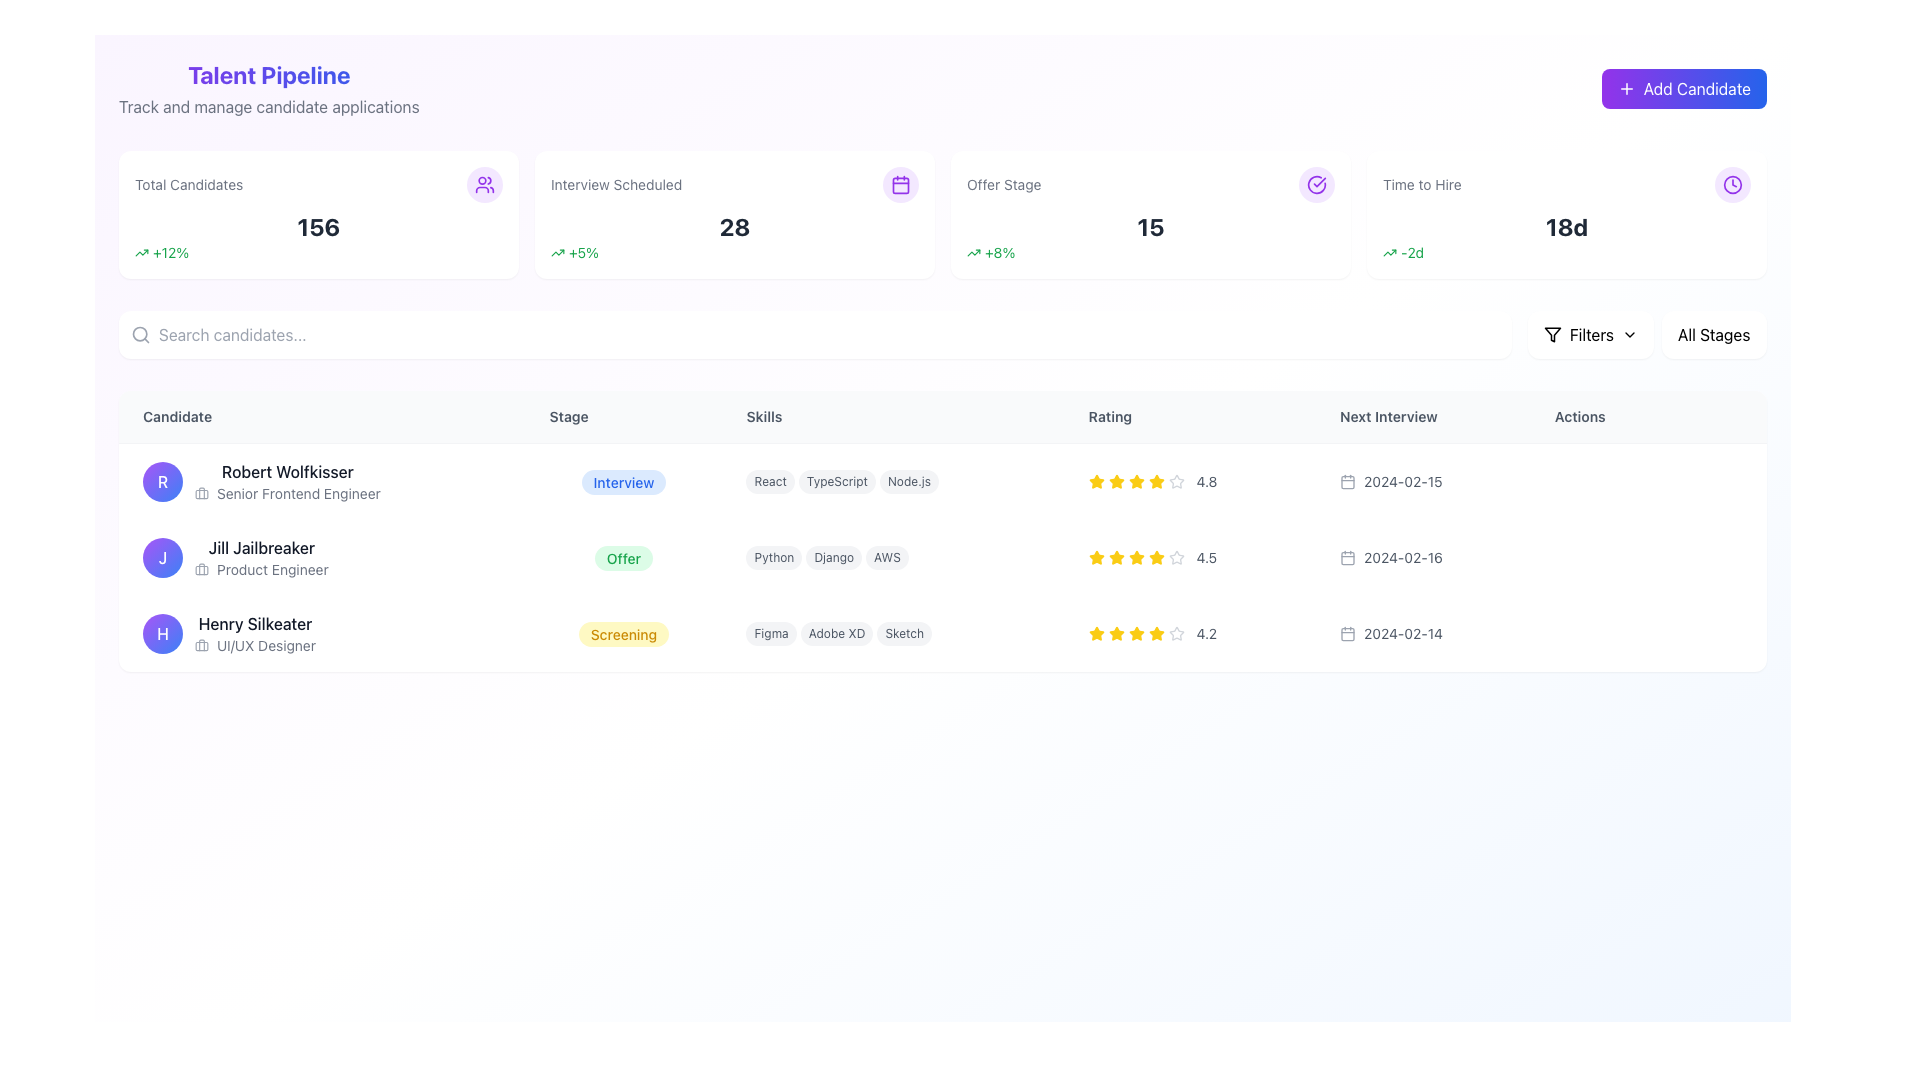 This screenshot has height=1080, width=1920. Describe the element at coordinates (1156, 633) in the screenshot. I see `the fully selected fifth star icon in the rating system for individual 'Henry Silkeater'` at that location.